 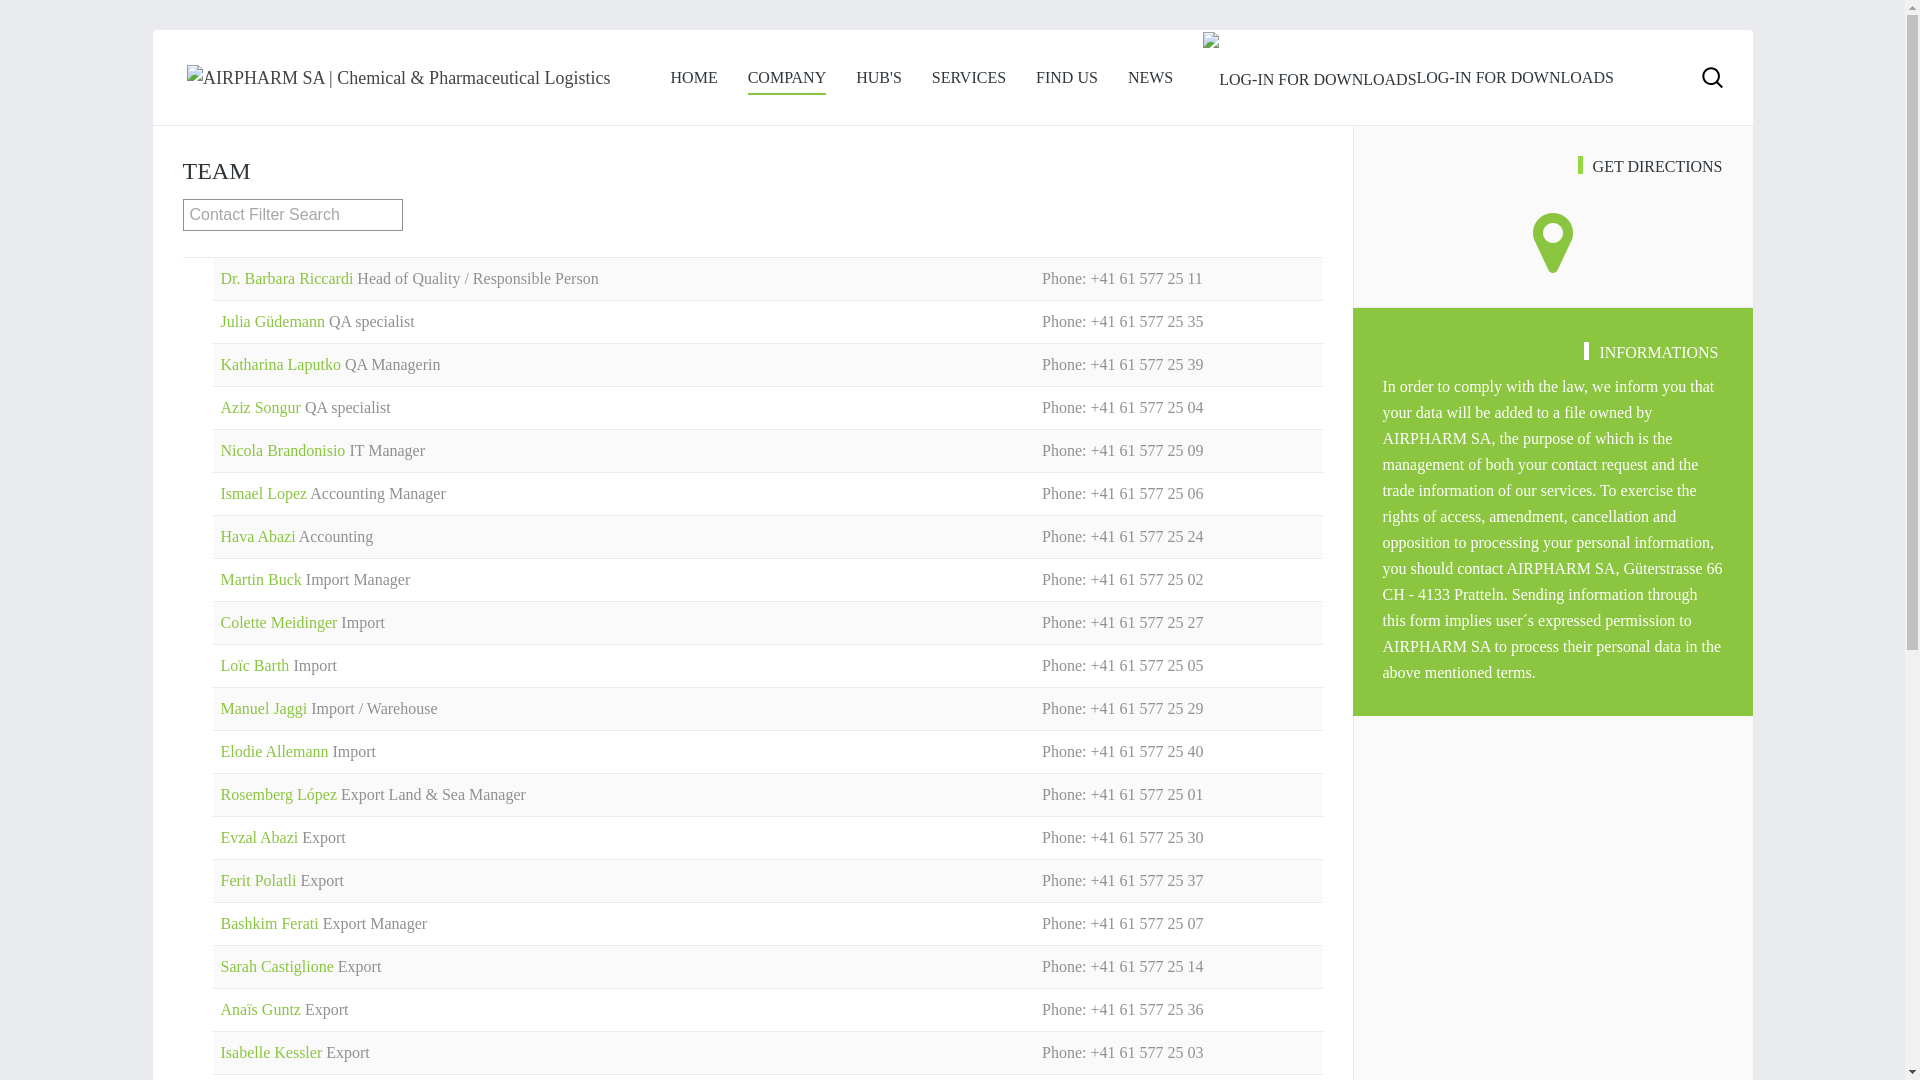 What do you see at coordinates (258, 535) in the screenshot?
I see `'Hava Abazi'` at bounding box center [258, 535].